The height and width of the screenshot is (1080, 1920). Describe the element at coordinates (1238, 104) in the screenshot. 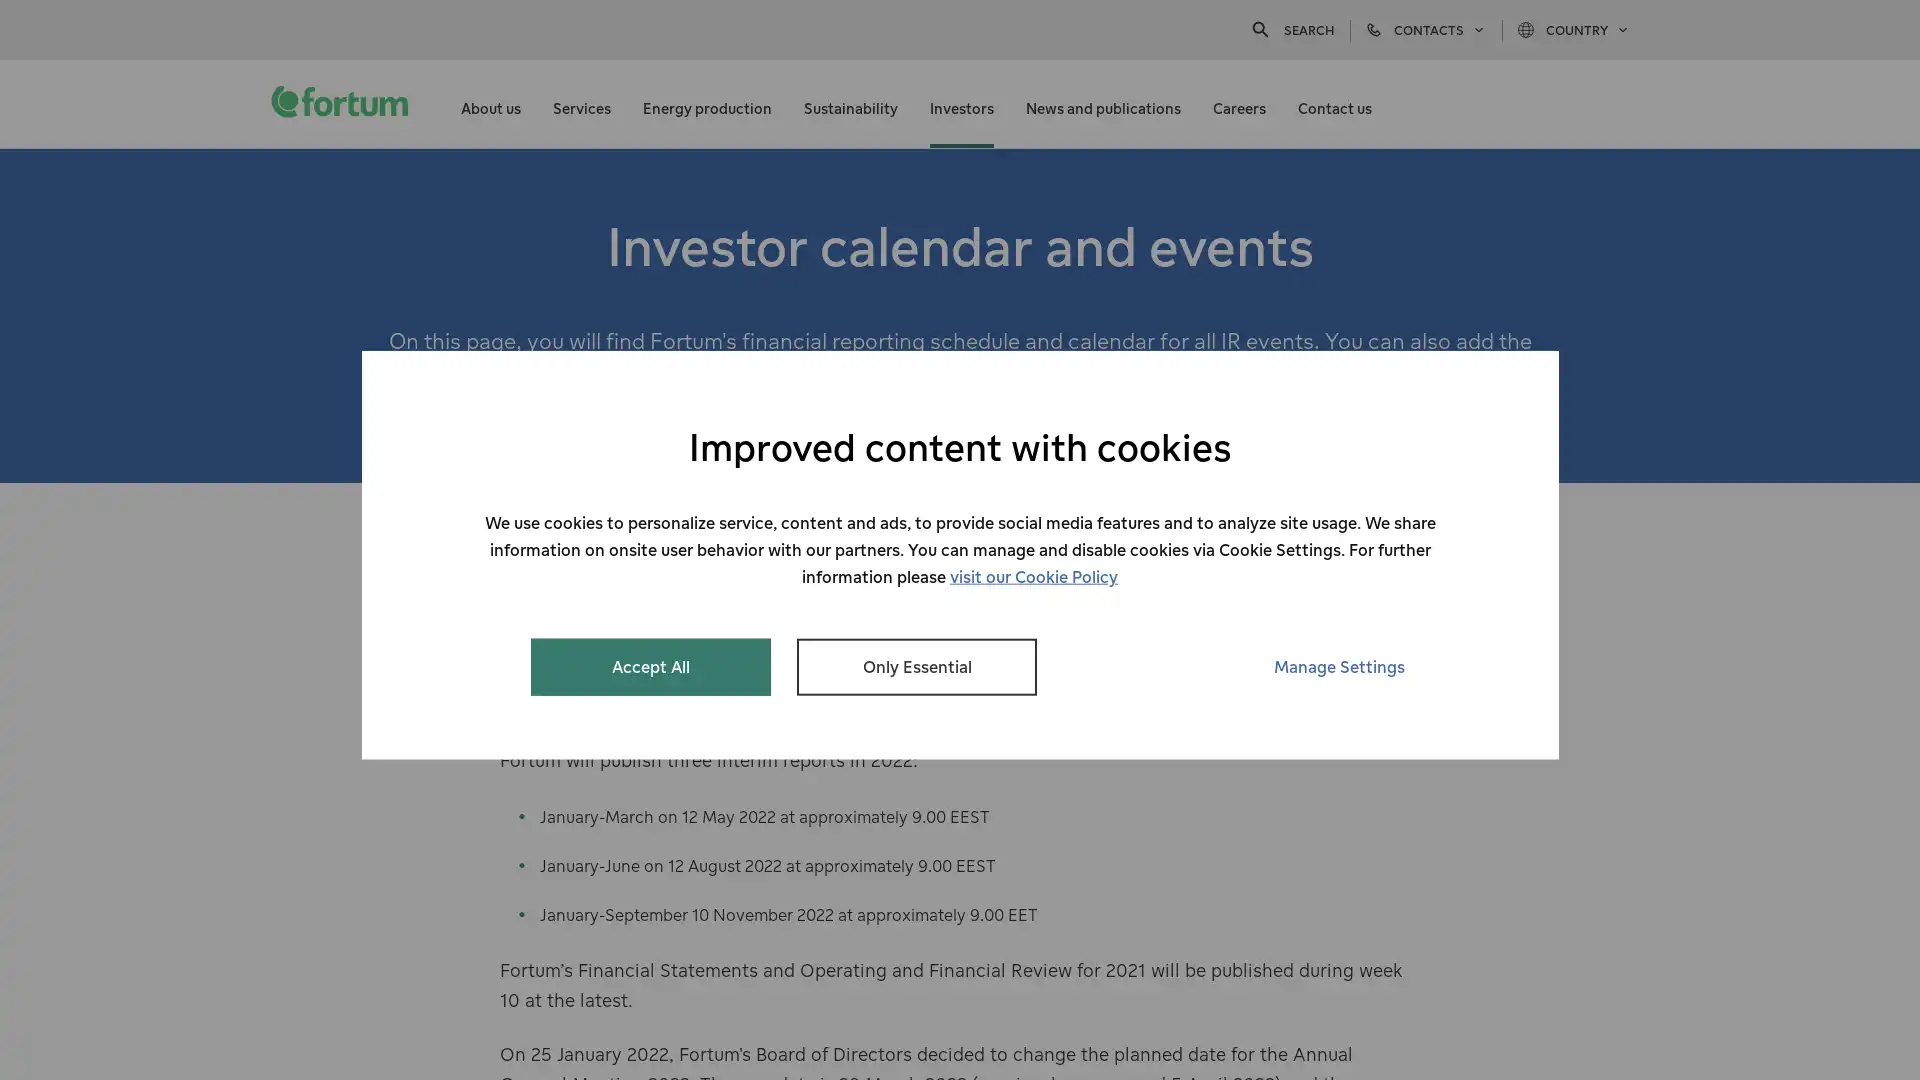

I see `Careers` at that location.